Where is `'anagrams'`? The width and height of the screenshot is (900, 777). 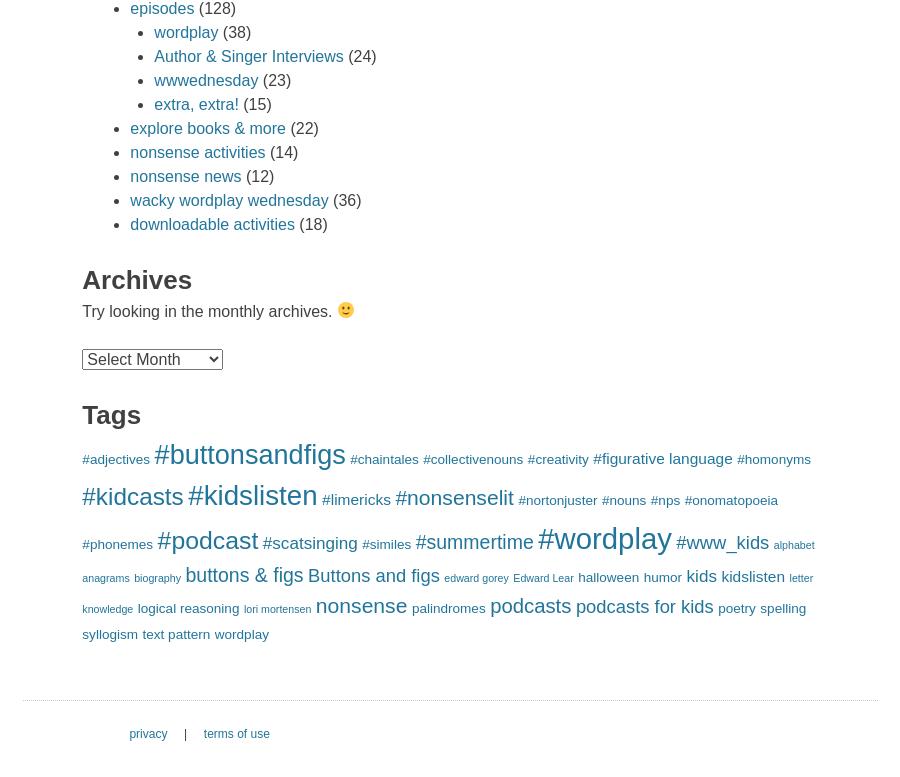 'anagrams' is located at coordinates (104, 577).